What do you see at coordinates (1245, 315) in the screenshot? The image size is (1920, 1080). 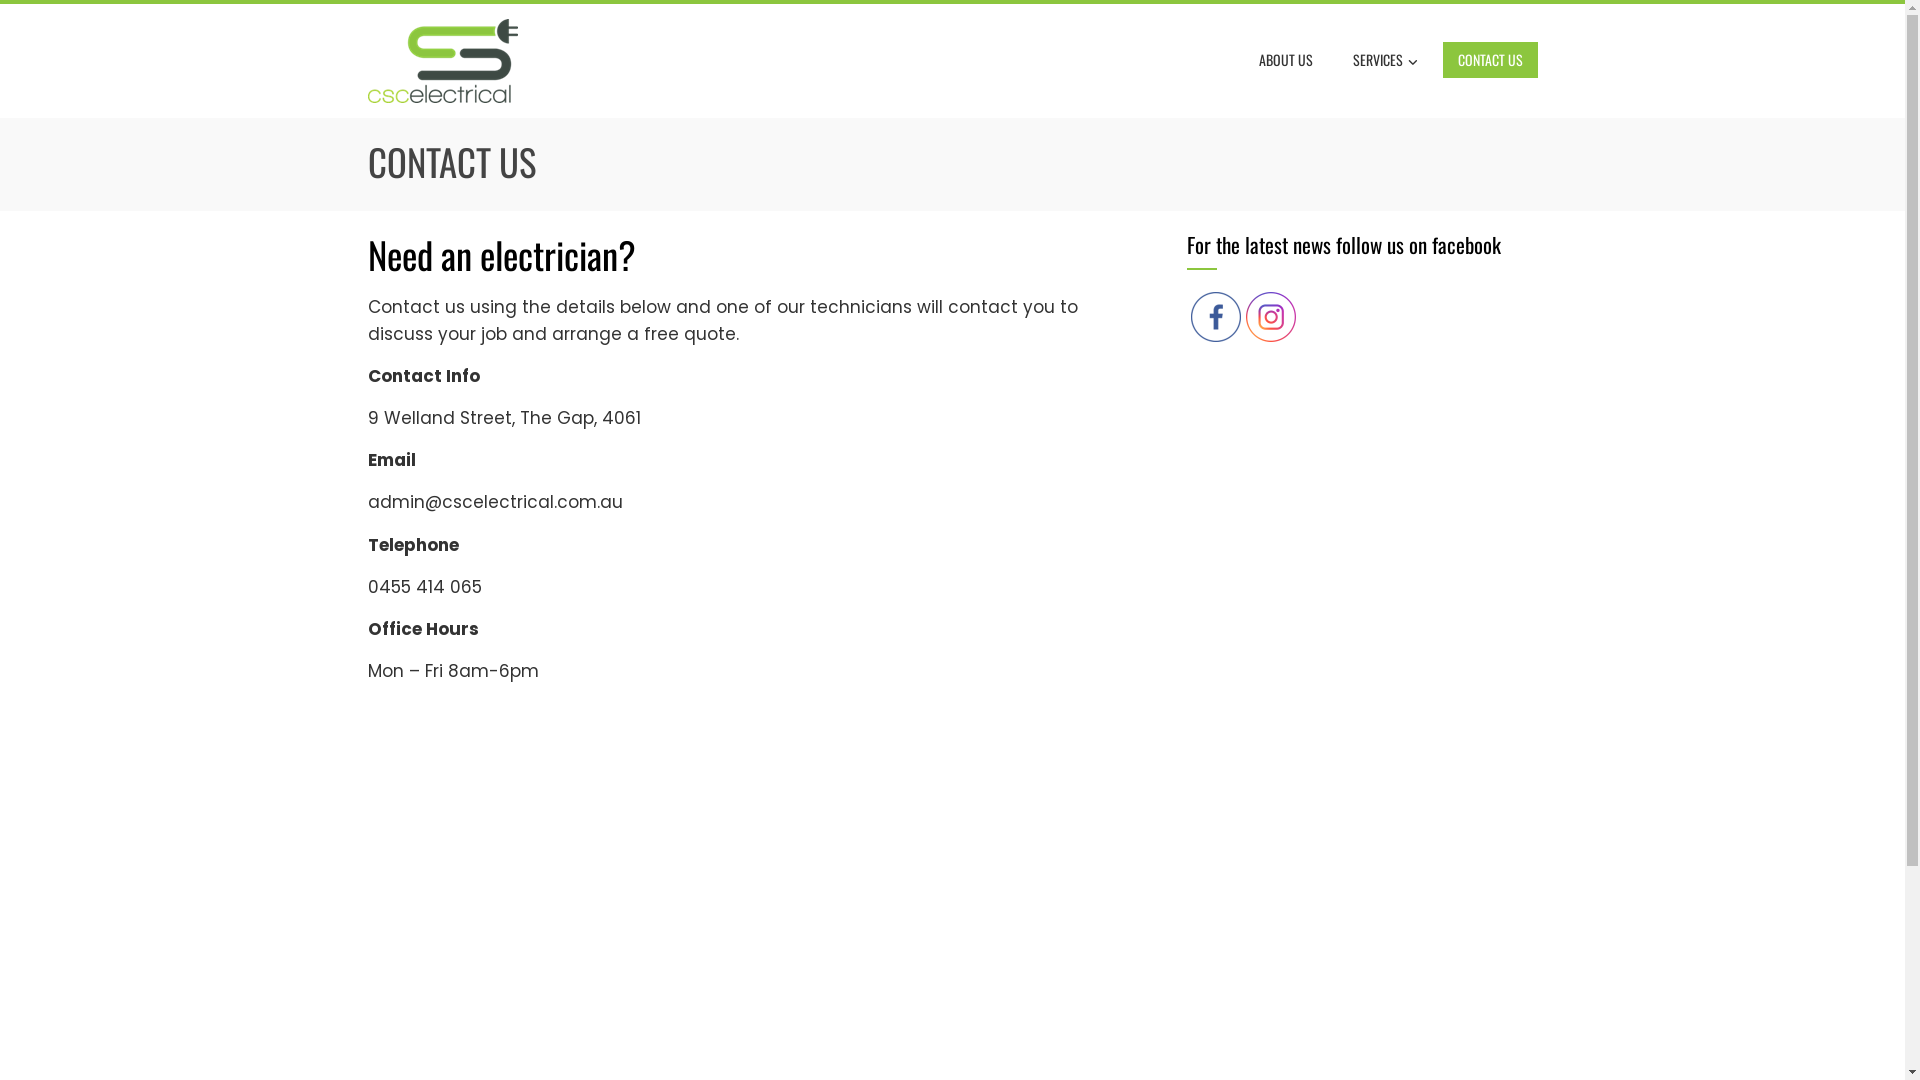 I see `'Instagram'` at bounding box center [1245, 315].